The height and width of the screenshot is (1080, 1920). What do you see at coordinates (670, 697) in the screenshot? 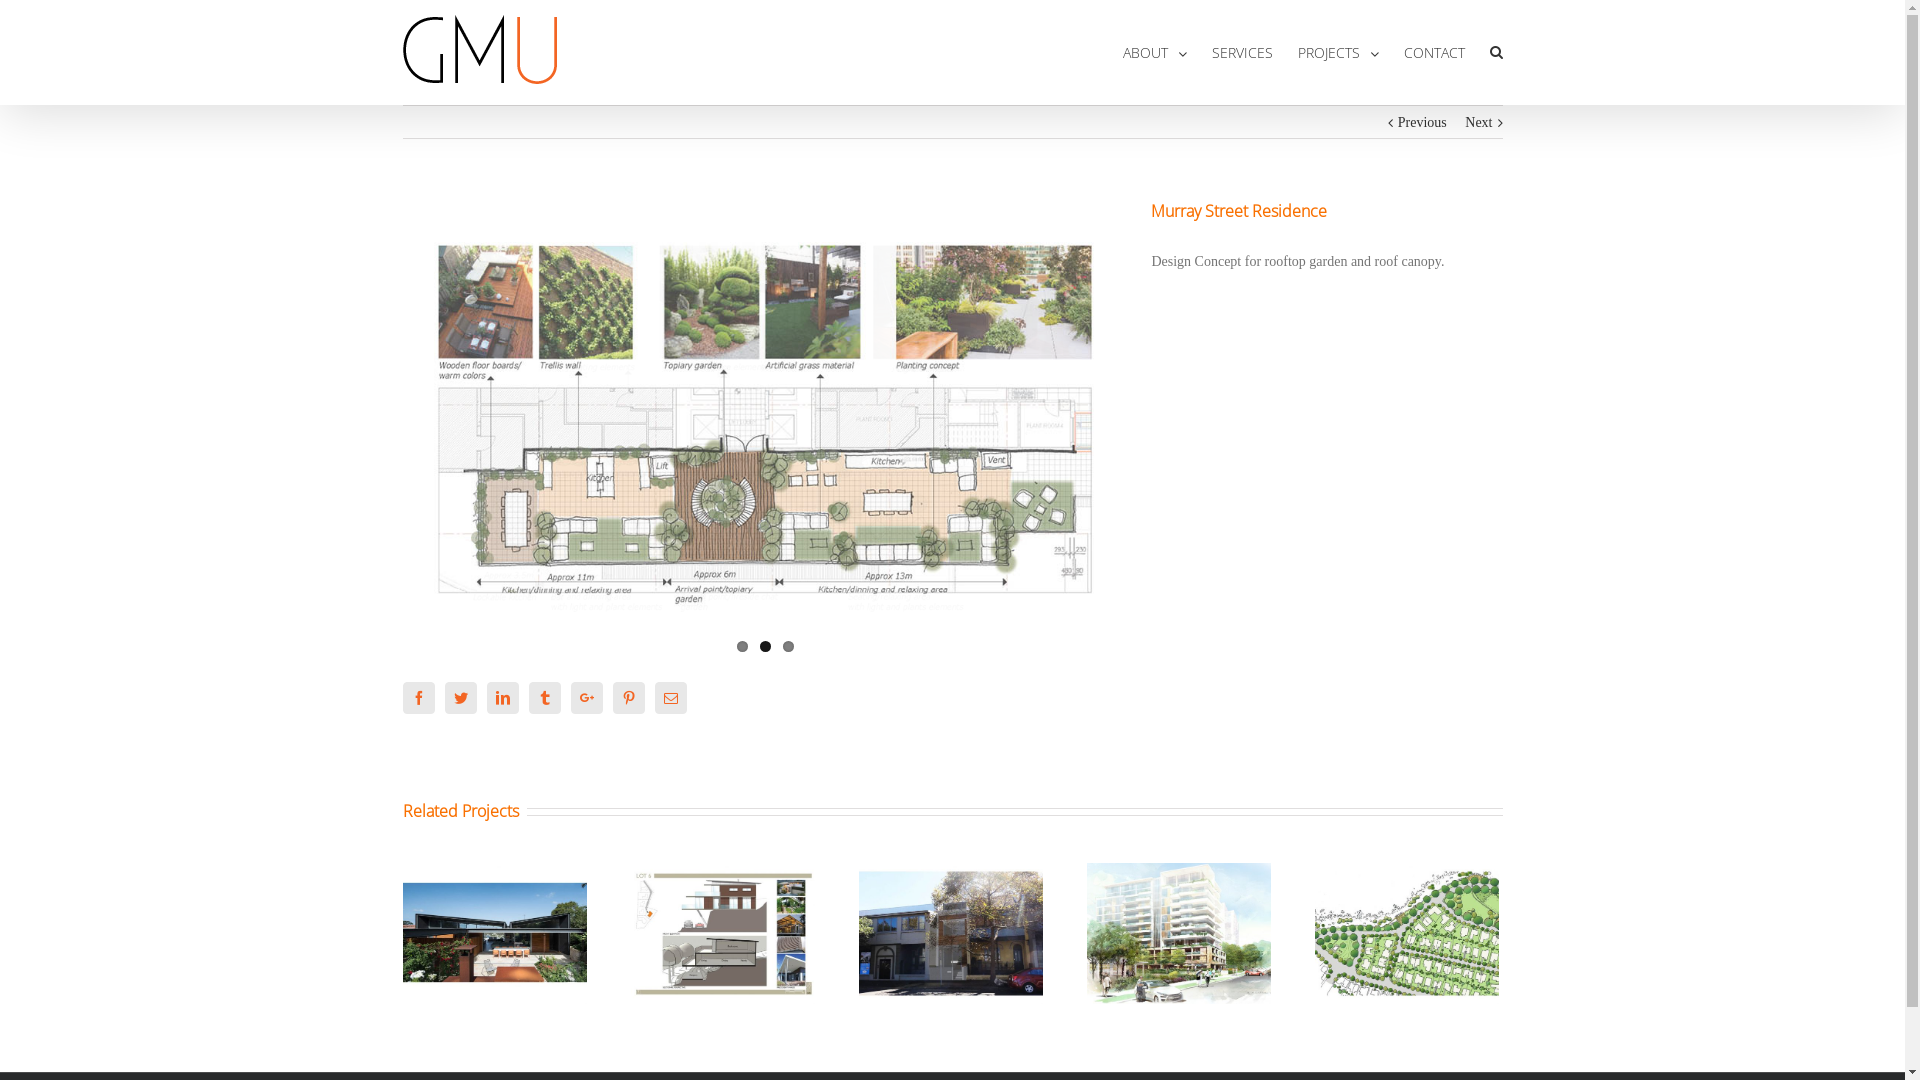
I see `'Email'` at bounding box center [670, 697].